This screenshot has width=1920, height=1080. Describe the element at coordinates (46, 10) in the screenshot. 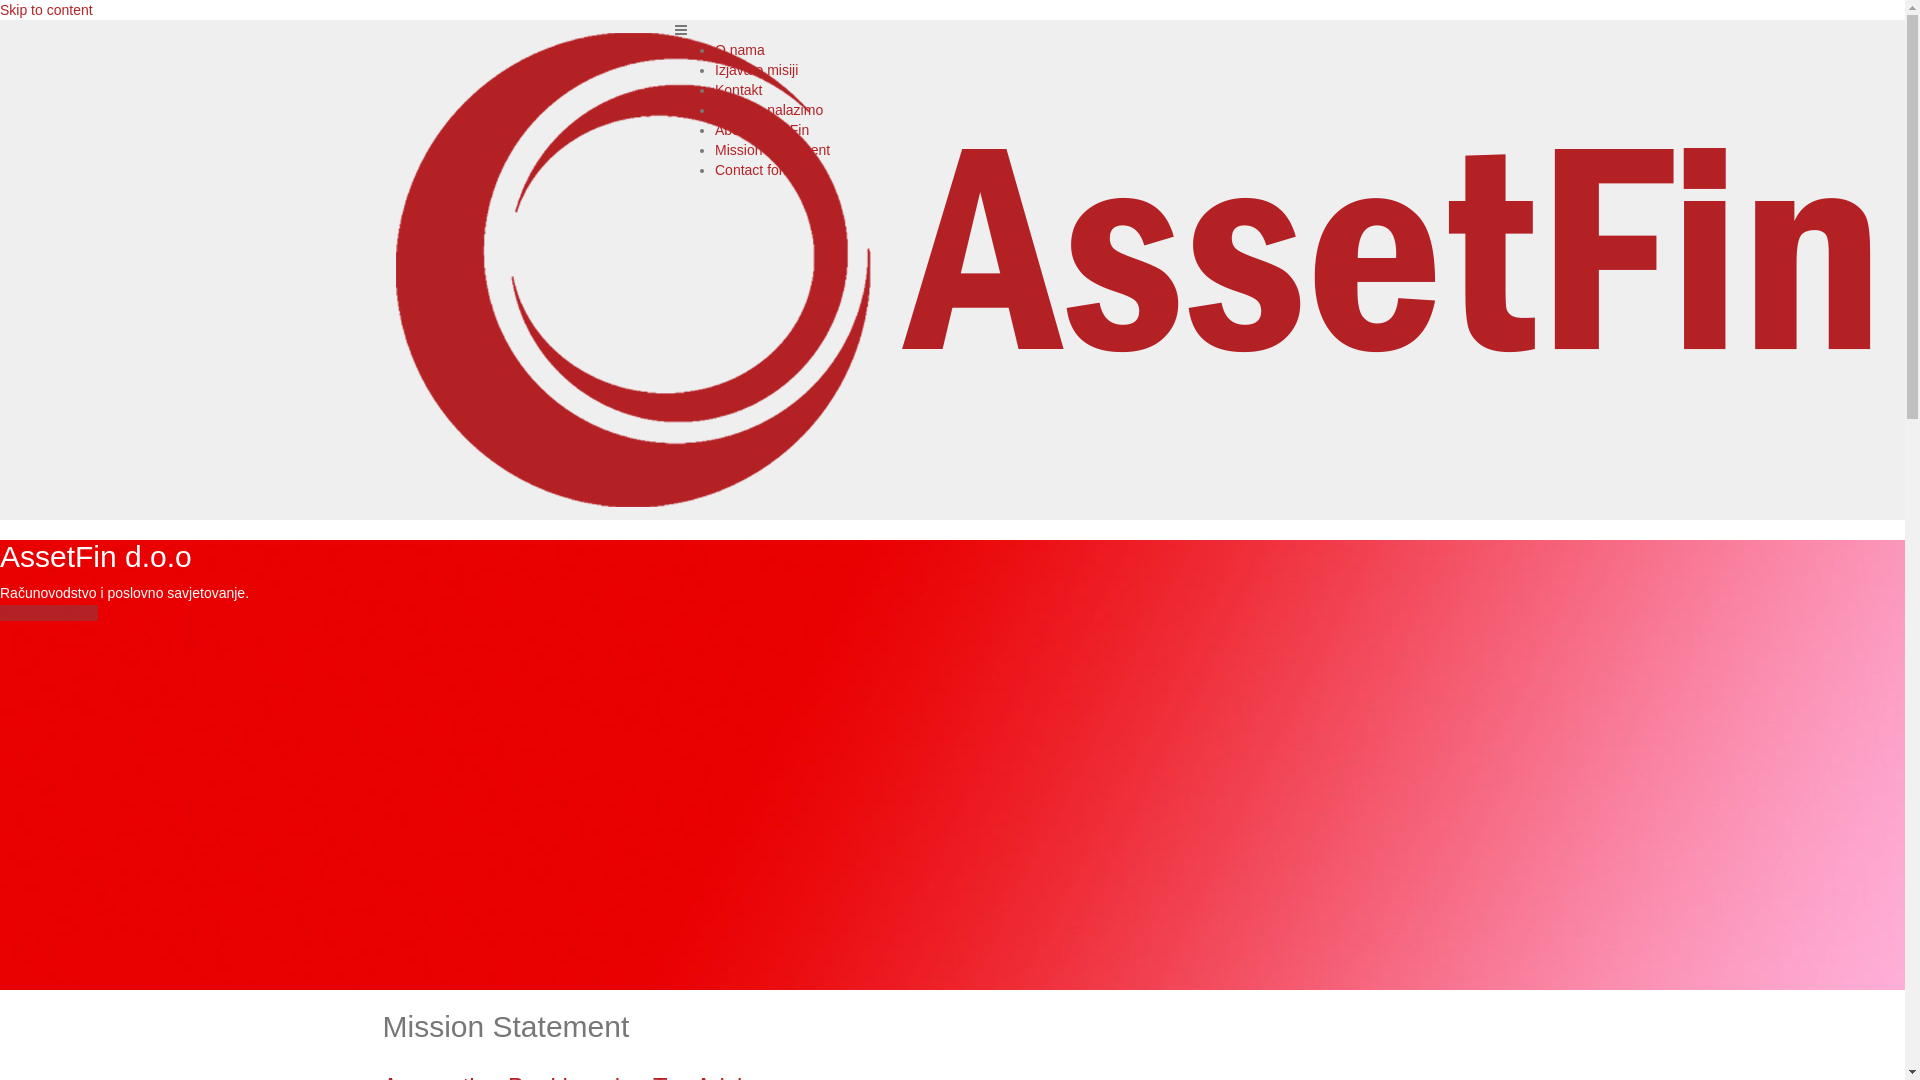

I see `'Skip to content'` at that location.